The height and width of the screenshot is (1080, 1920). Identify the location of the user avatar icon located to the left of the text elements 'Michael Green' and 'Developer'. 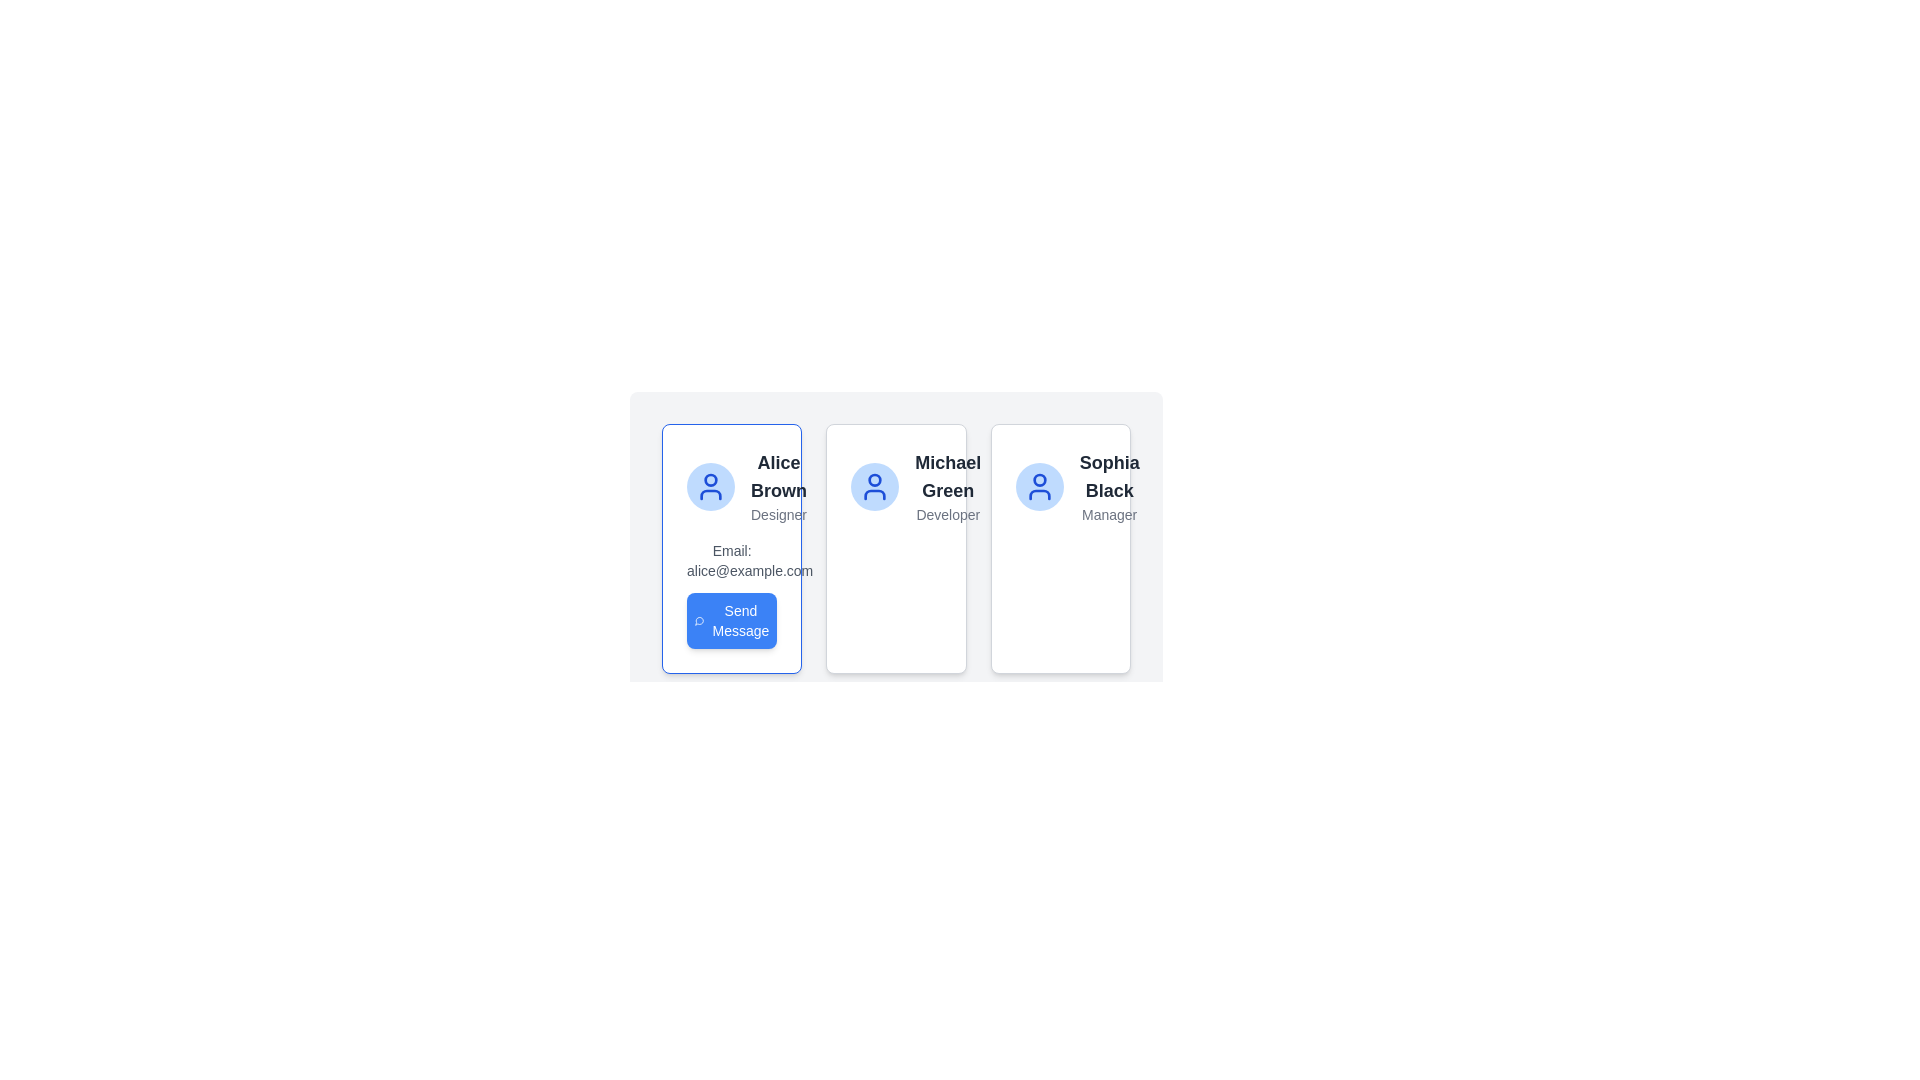
(875, 486).